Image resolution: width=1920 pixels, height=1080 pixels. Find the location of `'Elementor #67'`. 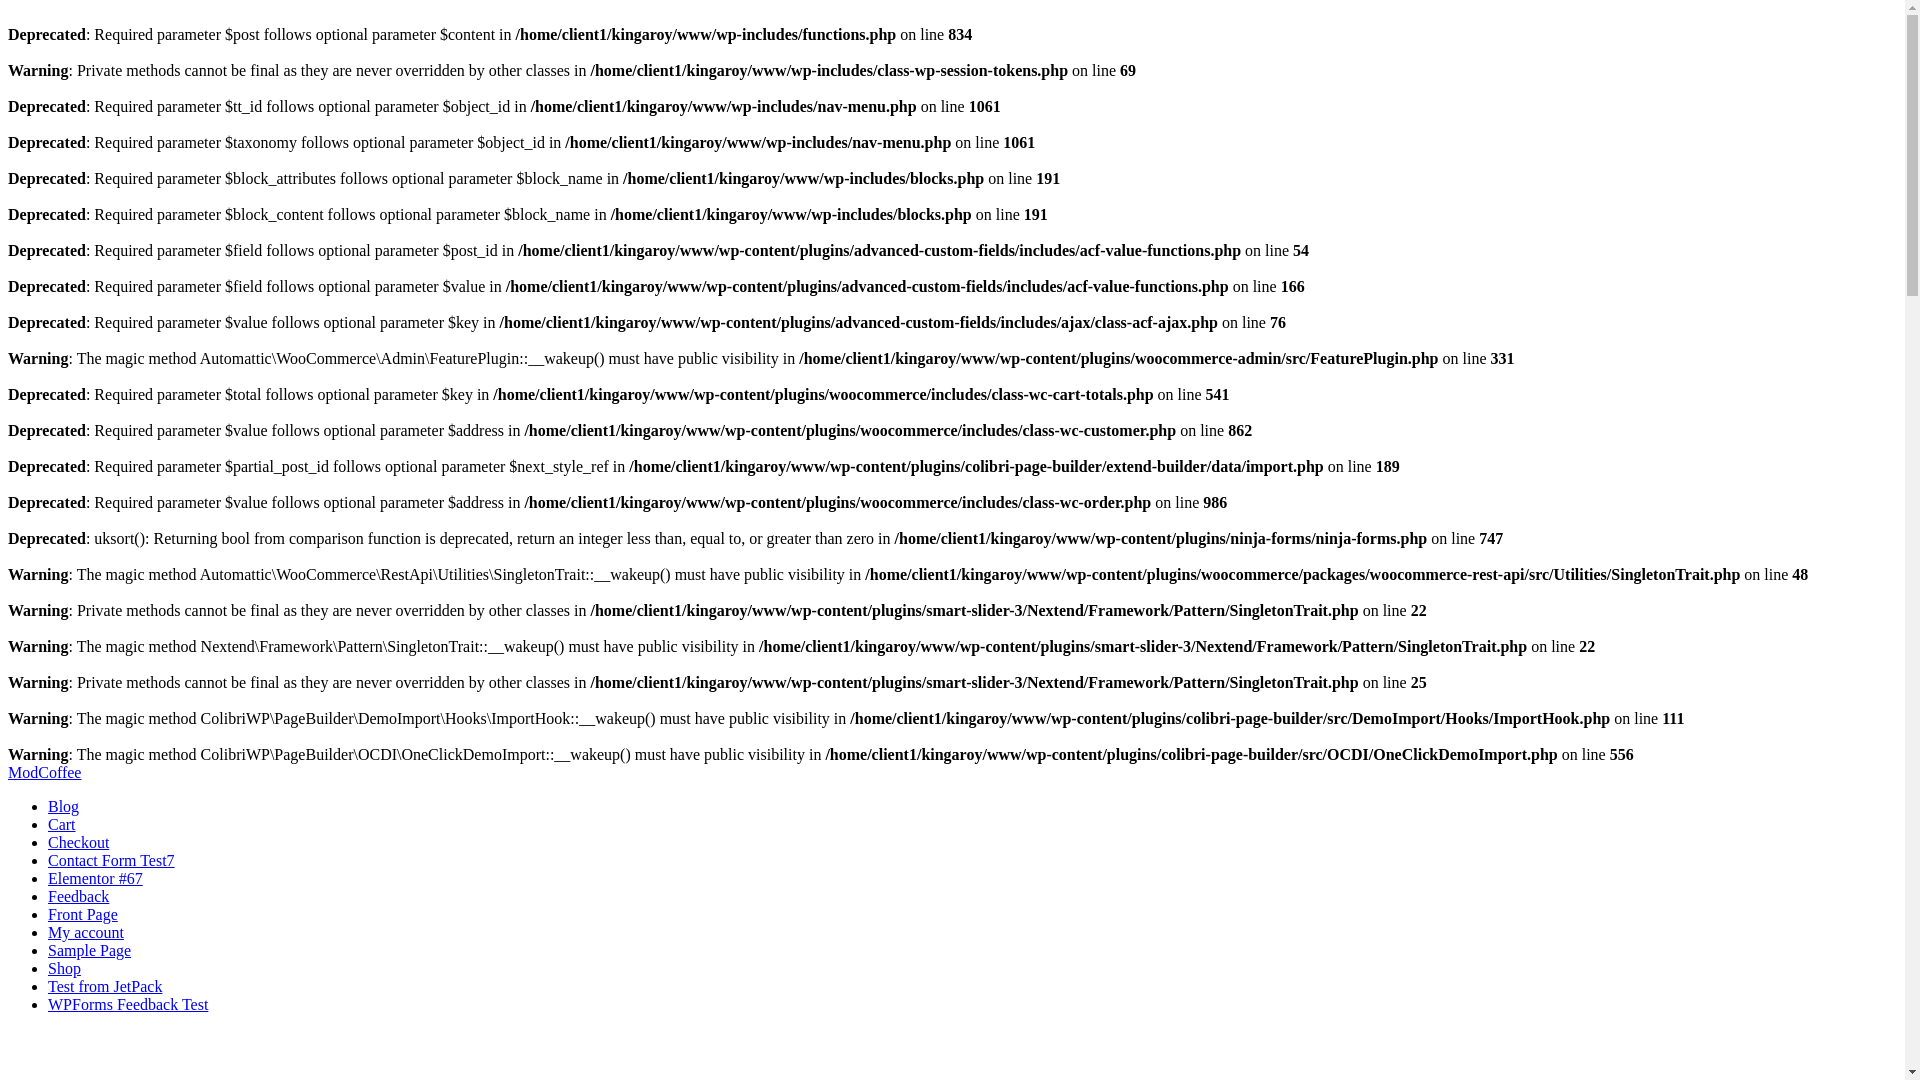

'Elementor #67' is located at coordinates (94, 877).